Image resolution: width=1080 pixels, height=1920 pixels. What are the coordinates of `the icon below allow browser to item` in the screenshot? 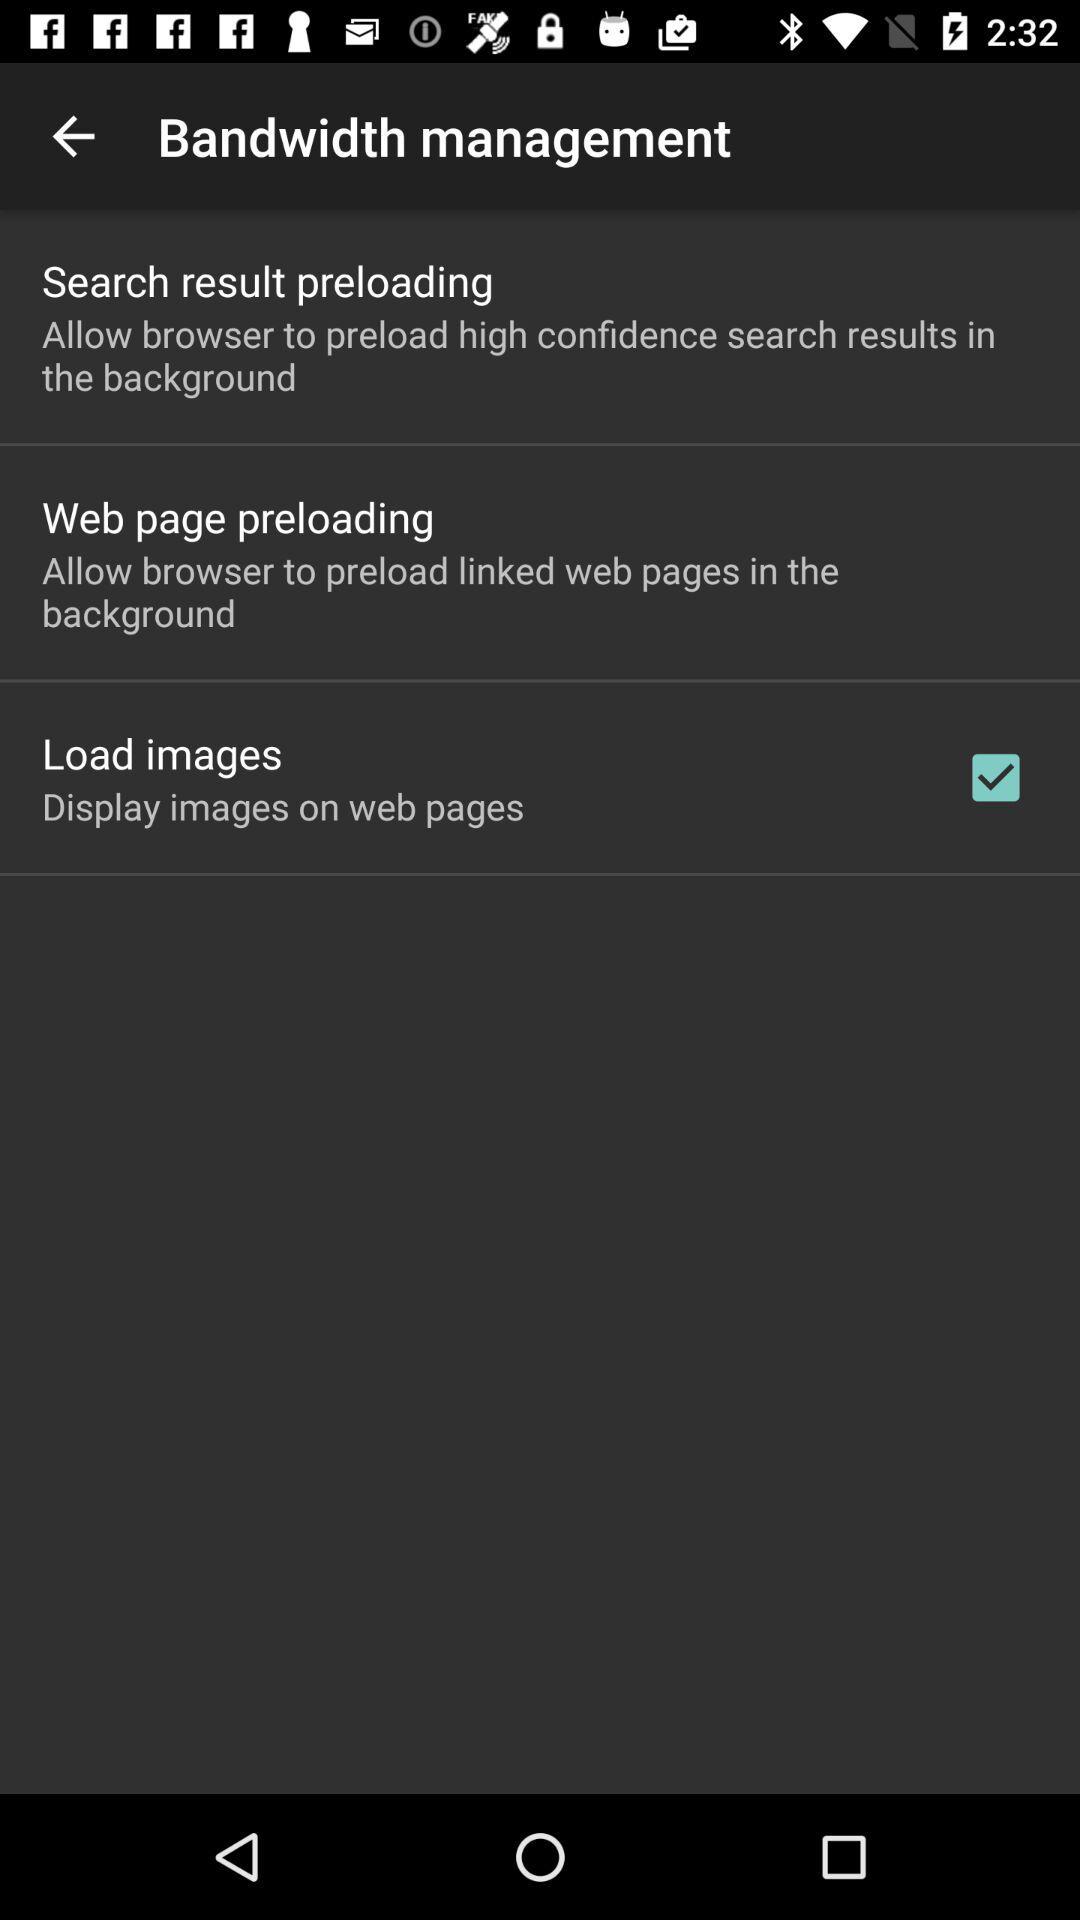 It's located at (995, 776).